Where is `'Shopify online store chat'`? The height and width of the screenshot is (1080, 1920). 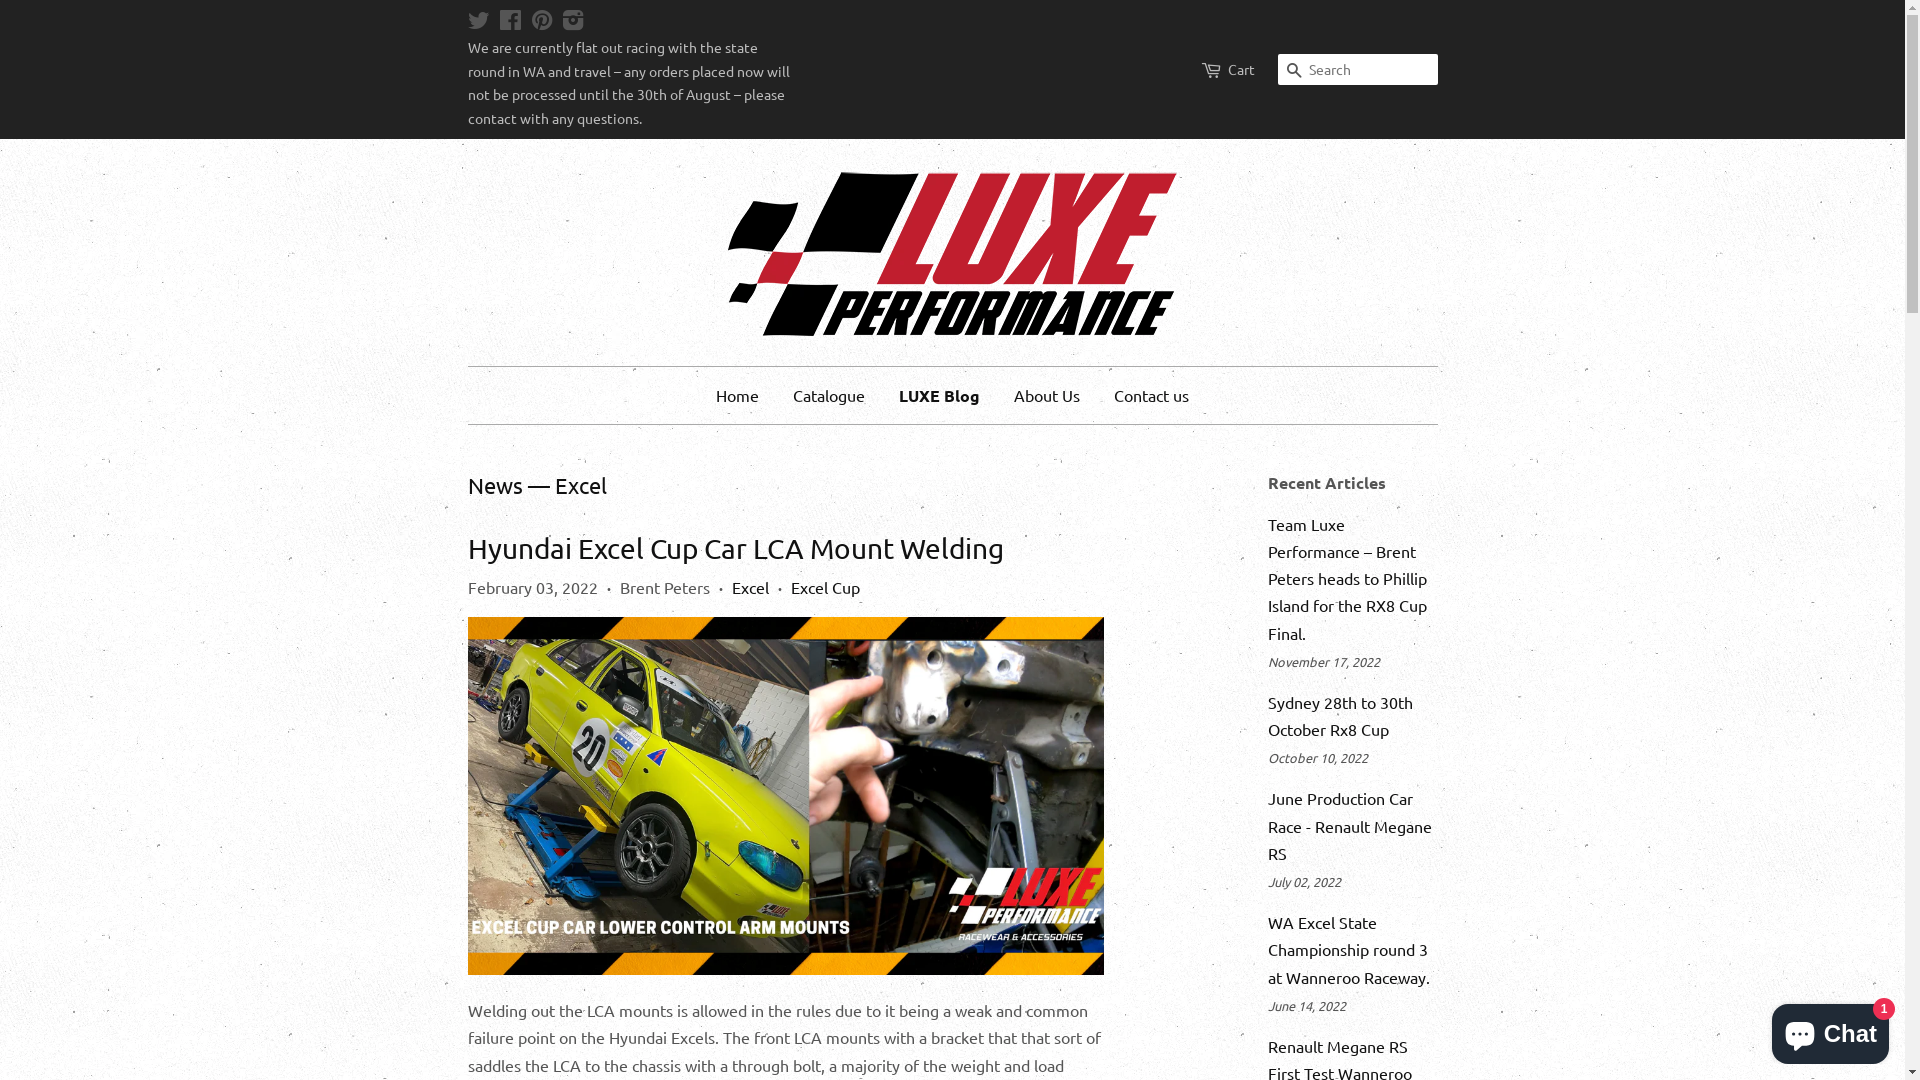
'Shopify online store chat' is located at coordinates (1830, 1029).